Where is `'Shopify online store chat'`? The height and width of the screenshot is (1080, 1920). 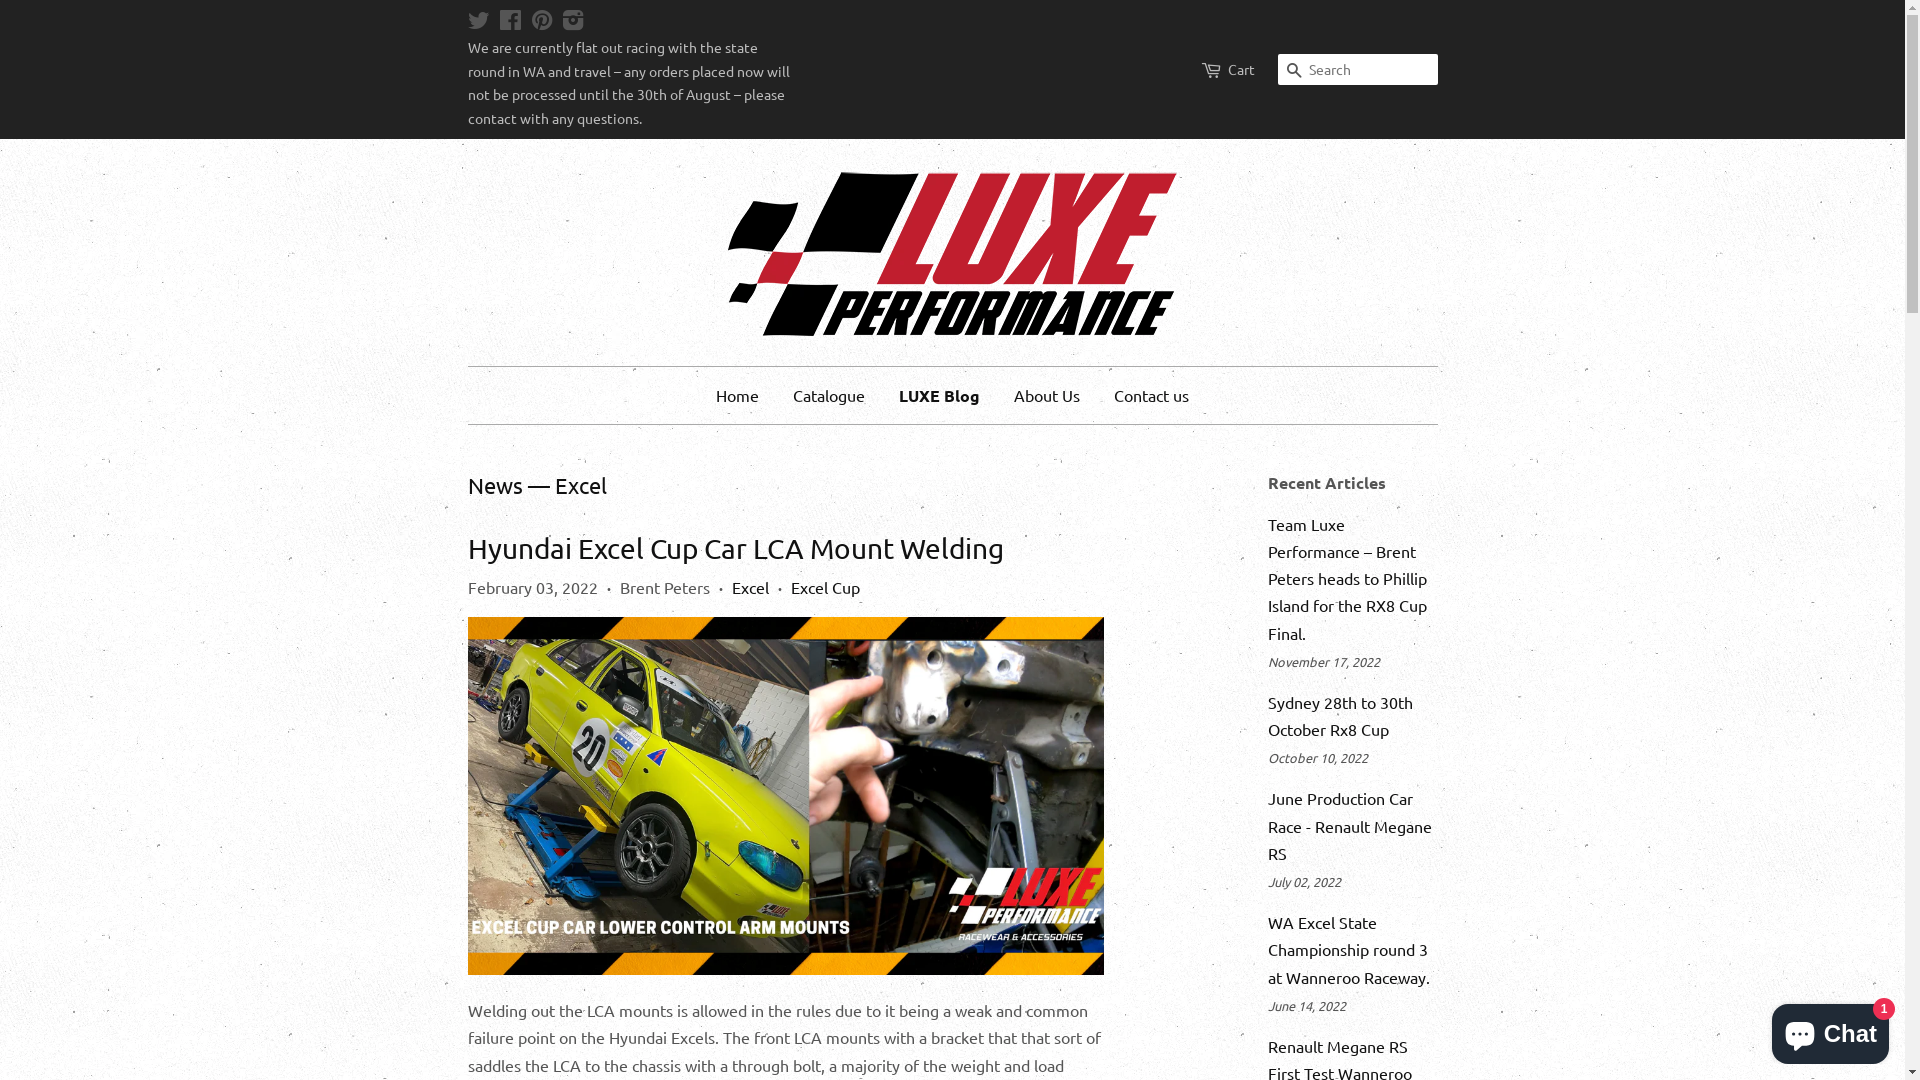
'Shopify online store chat' is located at coordinates (1830, 1029).